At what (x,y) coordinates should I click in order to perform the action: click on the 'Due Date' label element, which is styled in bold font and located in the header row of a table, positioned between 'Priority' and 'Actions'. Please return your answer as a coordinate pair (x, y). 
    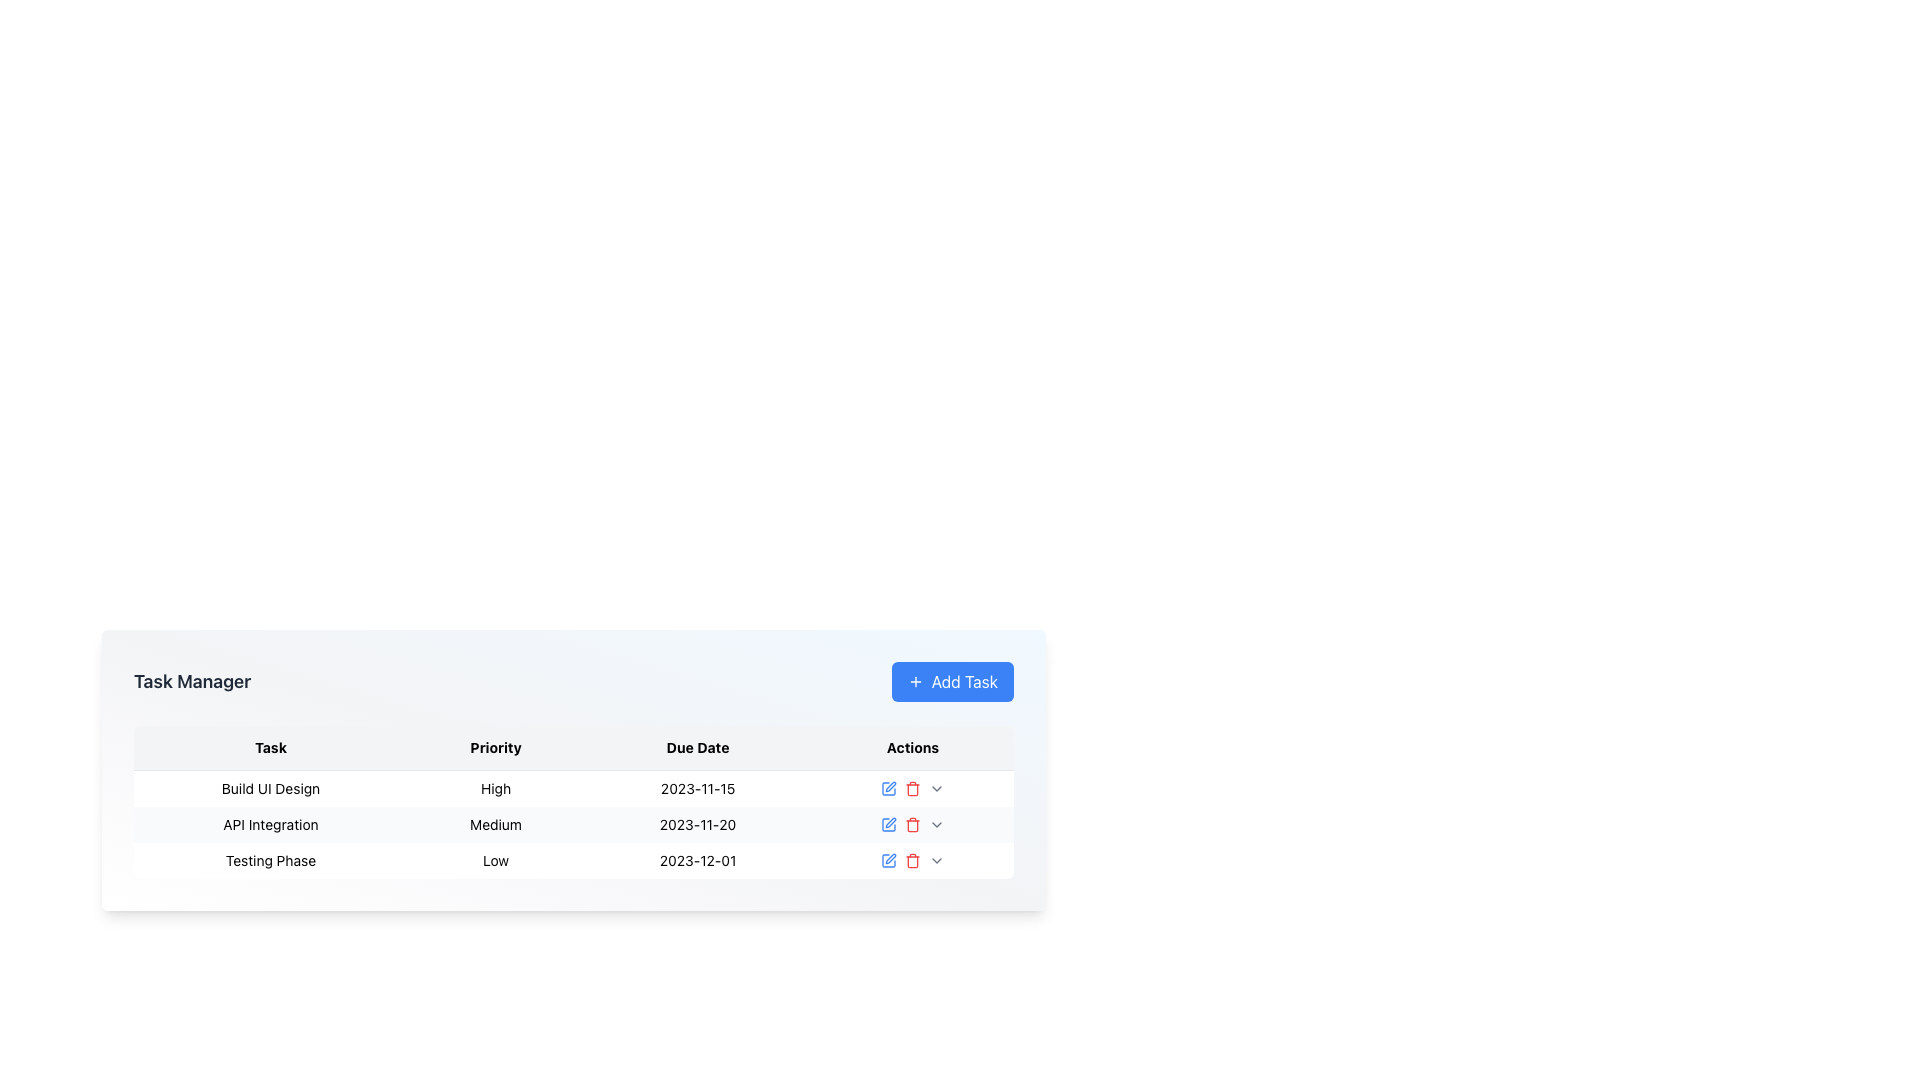
    Looking at the image, I should click on (698, 748).